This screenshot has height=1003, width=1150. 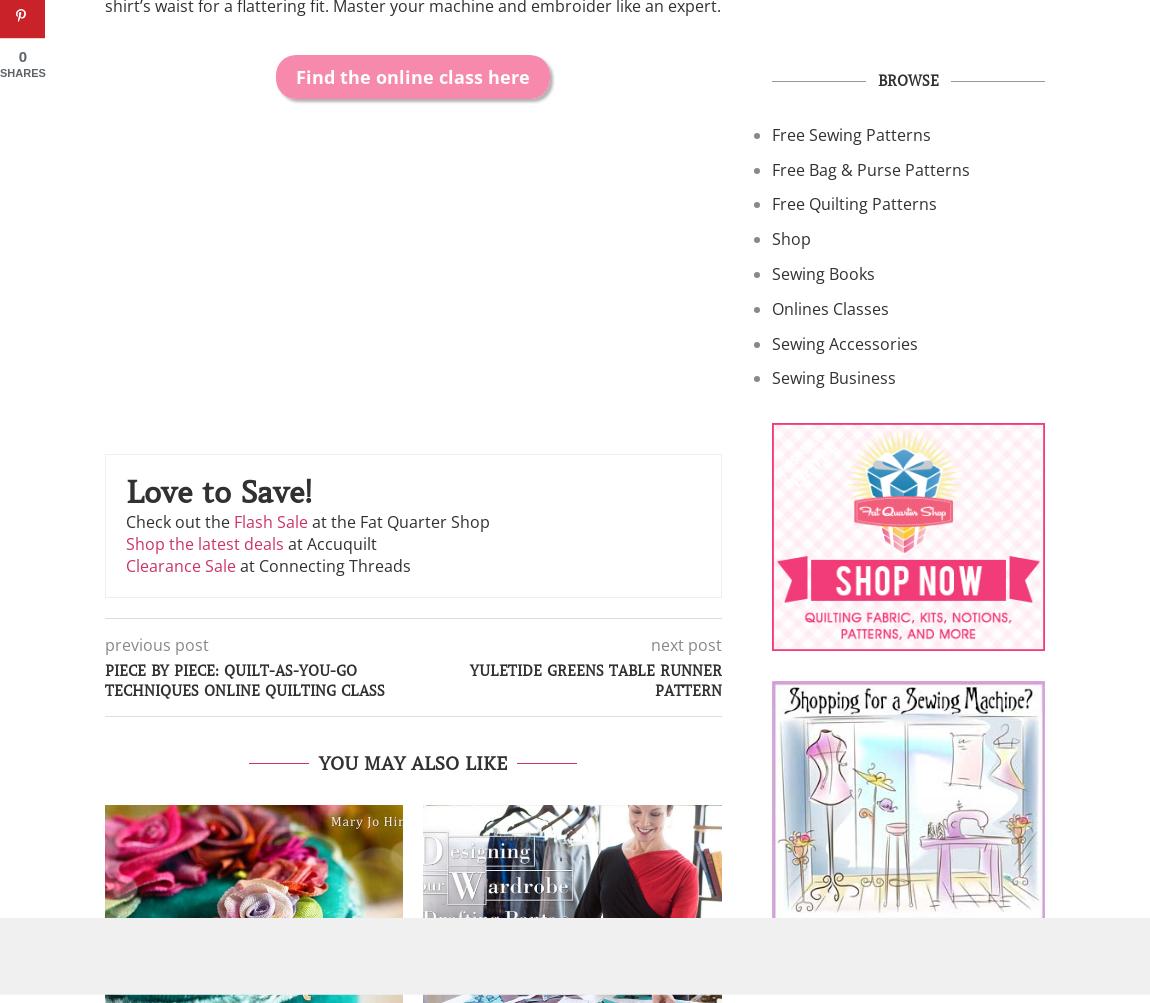 I want to click on 'Love to Save!', so click(x=217, y=492).